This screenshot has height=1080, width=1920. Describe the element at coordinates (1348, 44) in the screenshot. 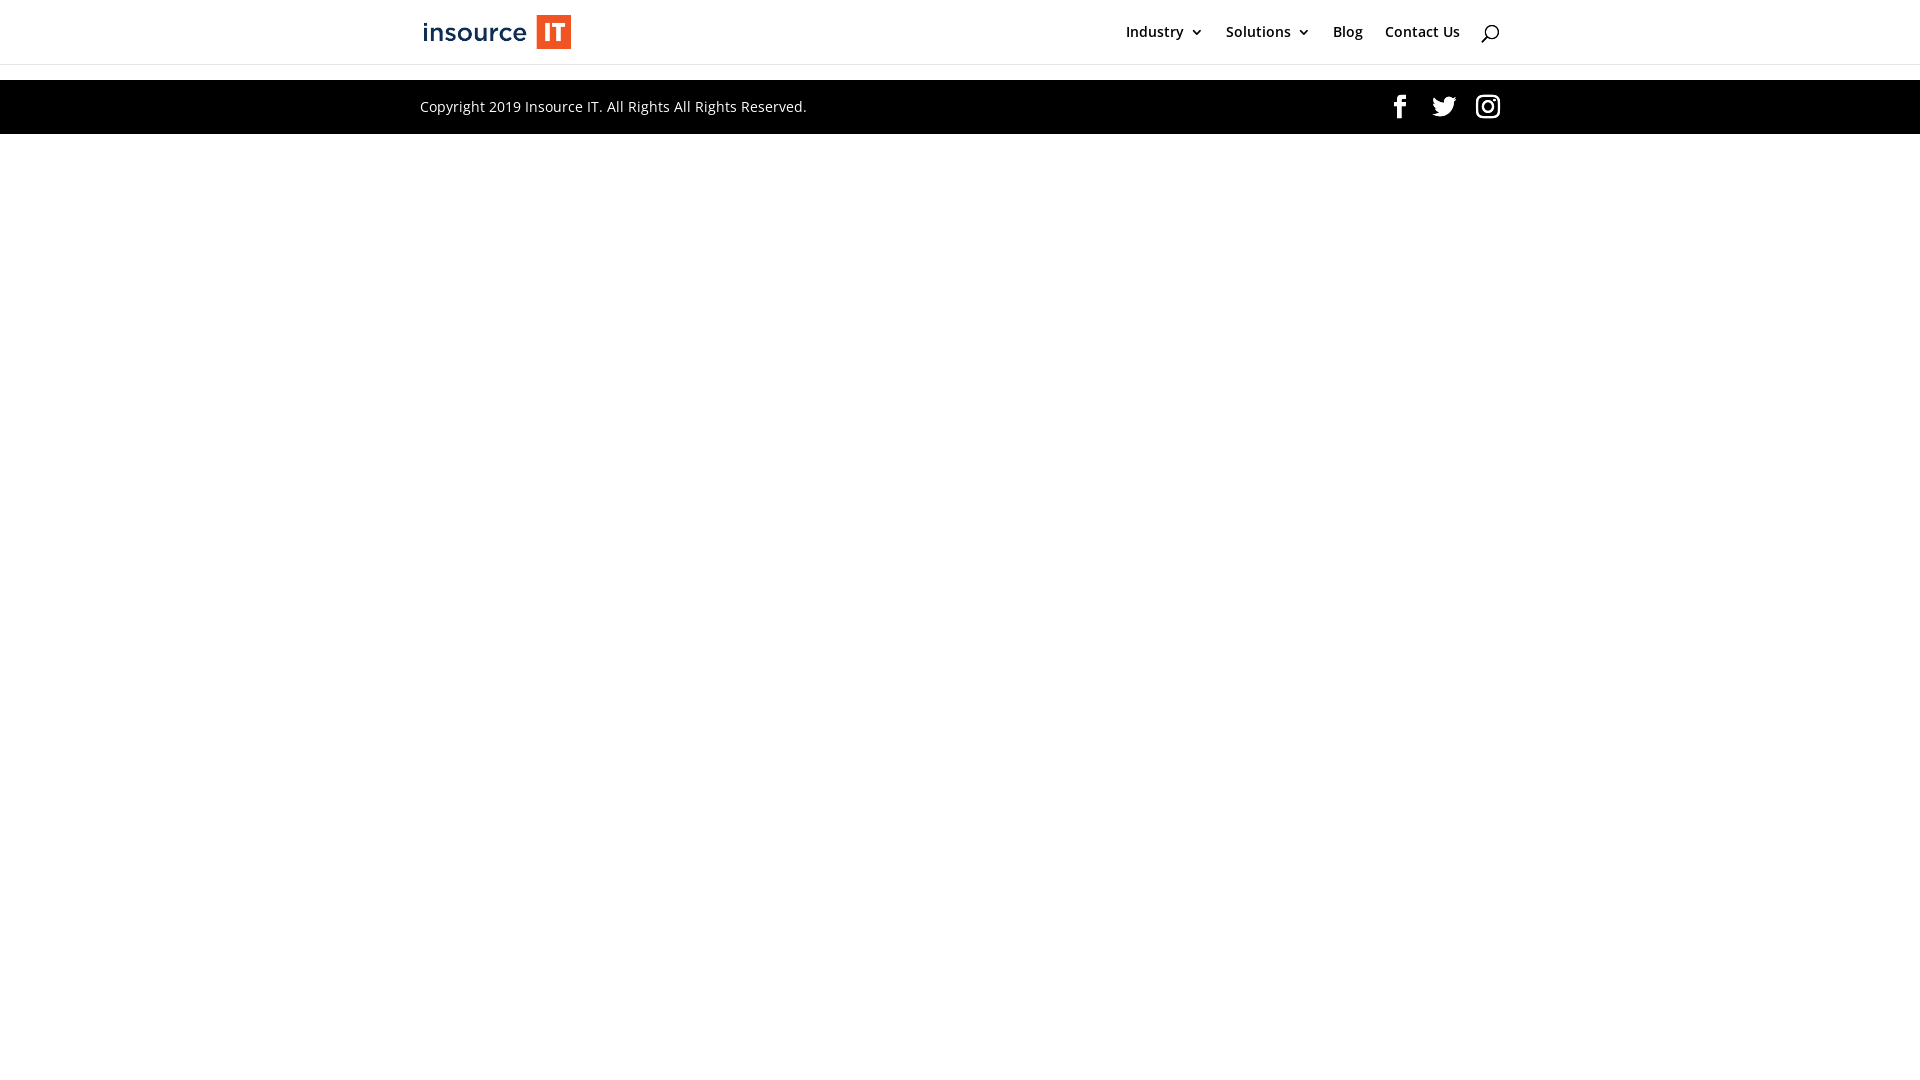

I see `'Blog'` at that location.